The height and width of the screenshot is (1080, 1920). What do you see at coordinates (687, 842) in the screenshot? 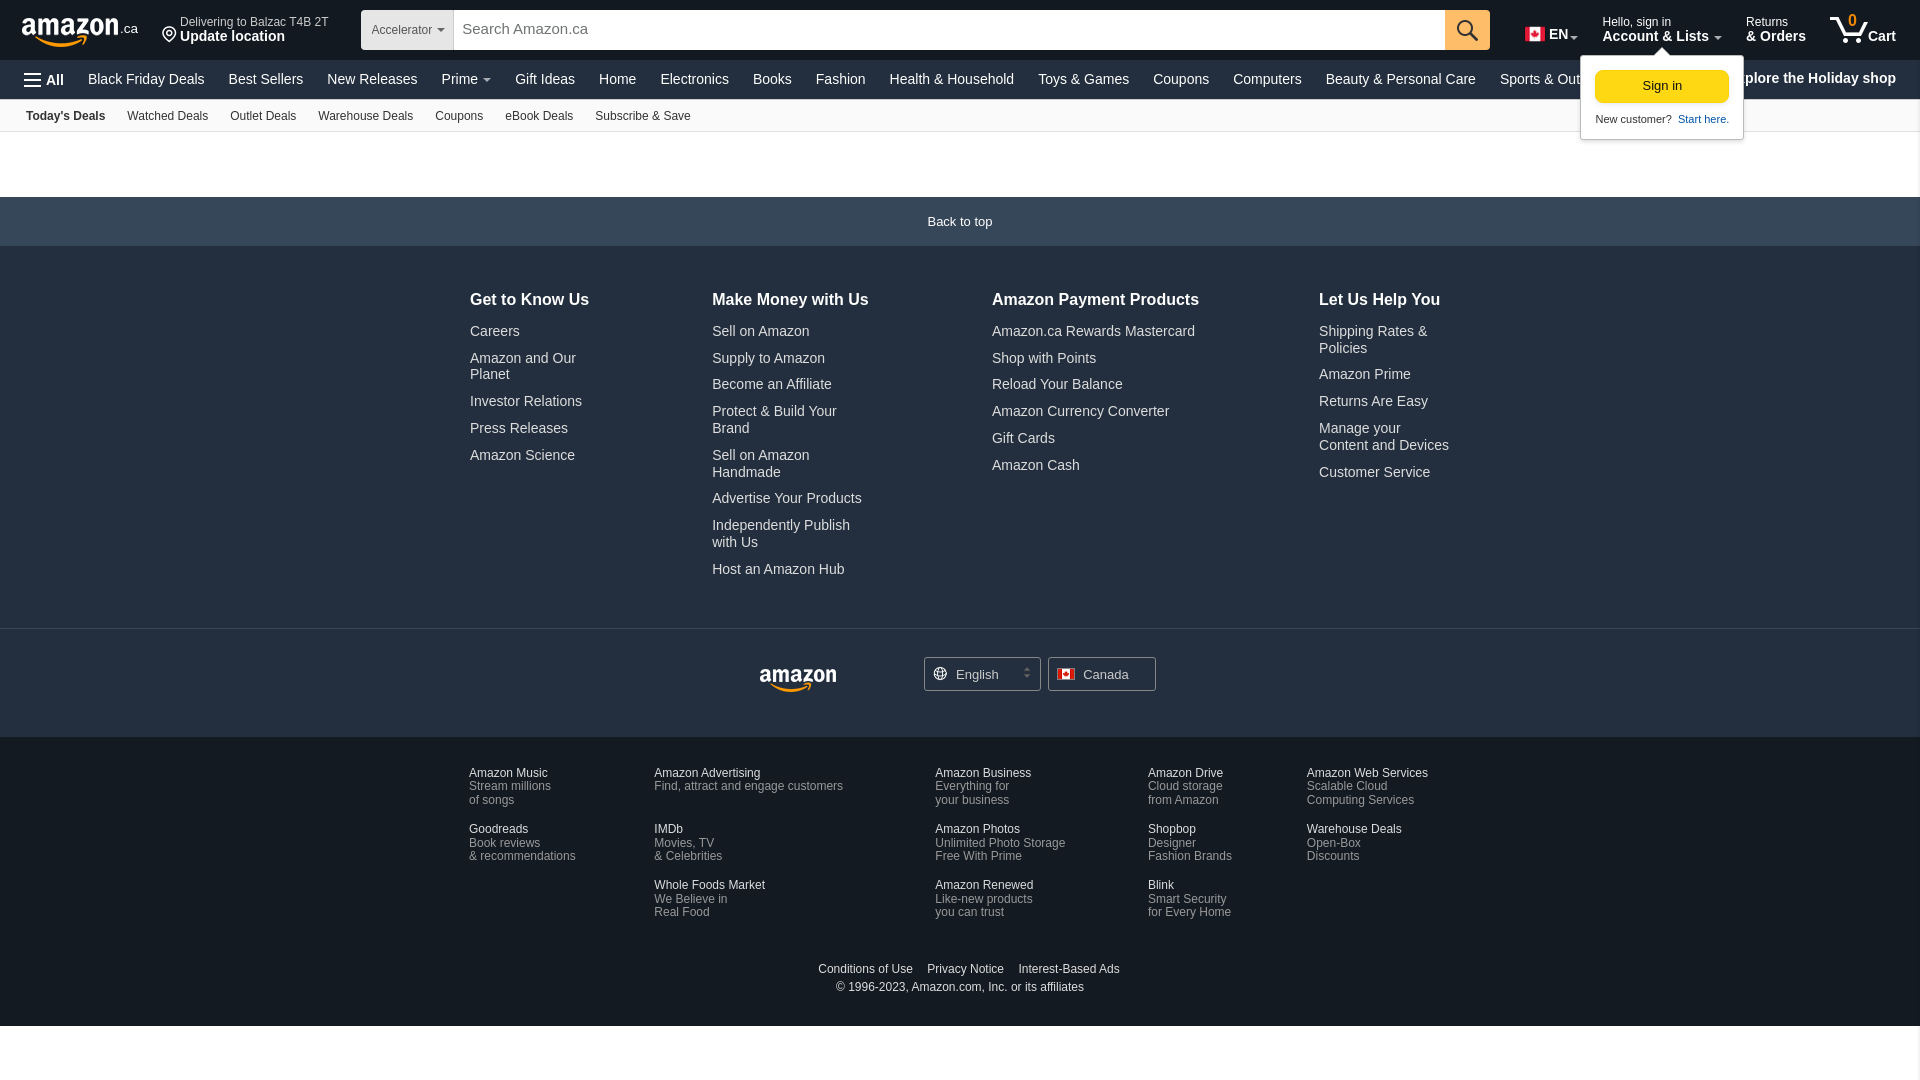
I see `'IMDb` at bounding box center [687, 842].